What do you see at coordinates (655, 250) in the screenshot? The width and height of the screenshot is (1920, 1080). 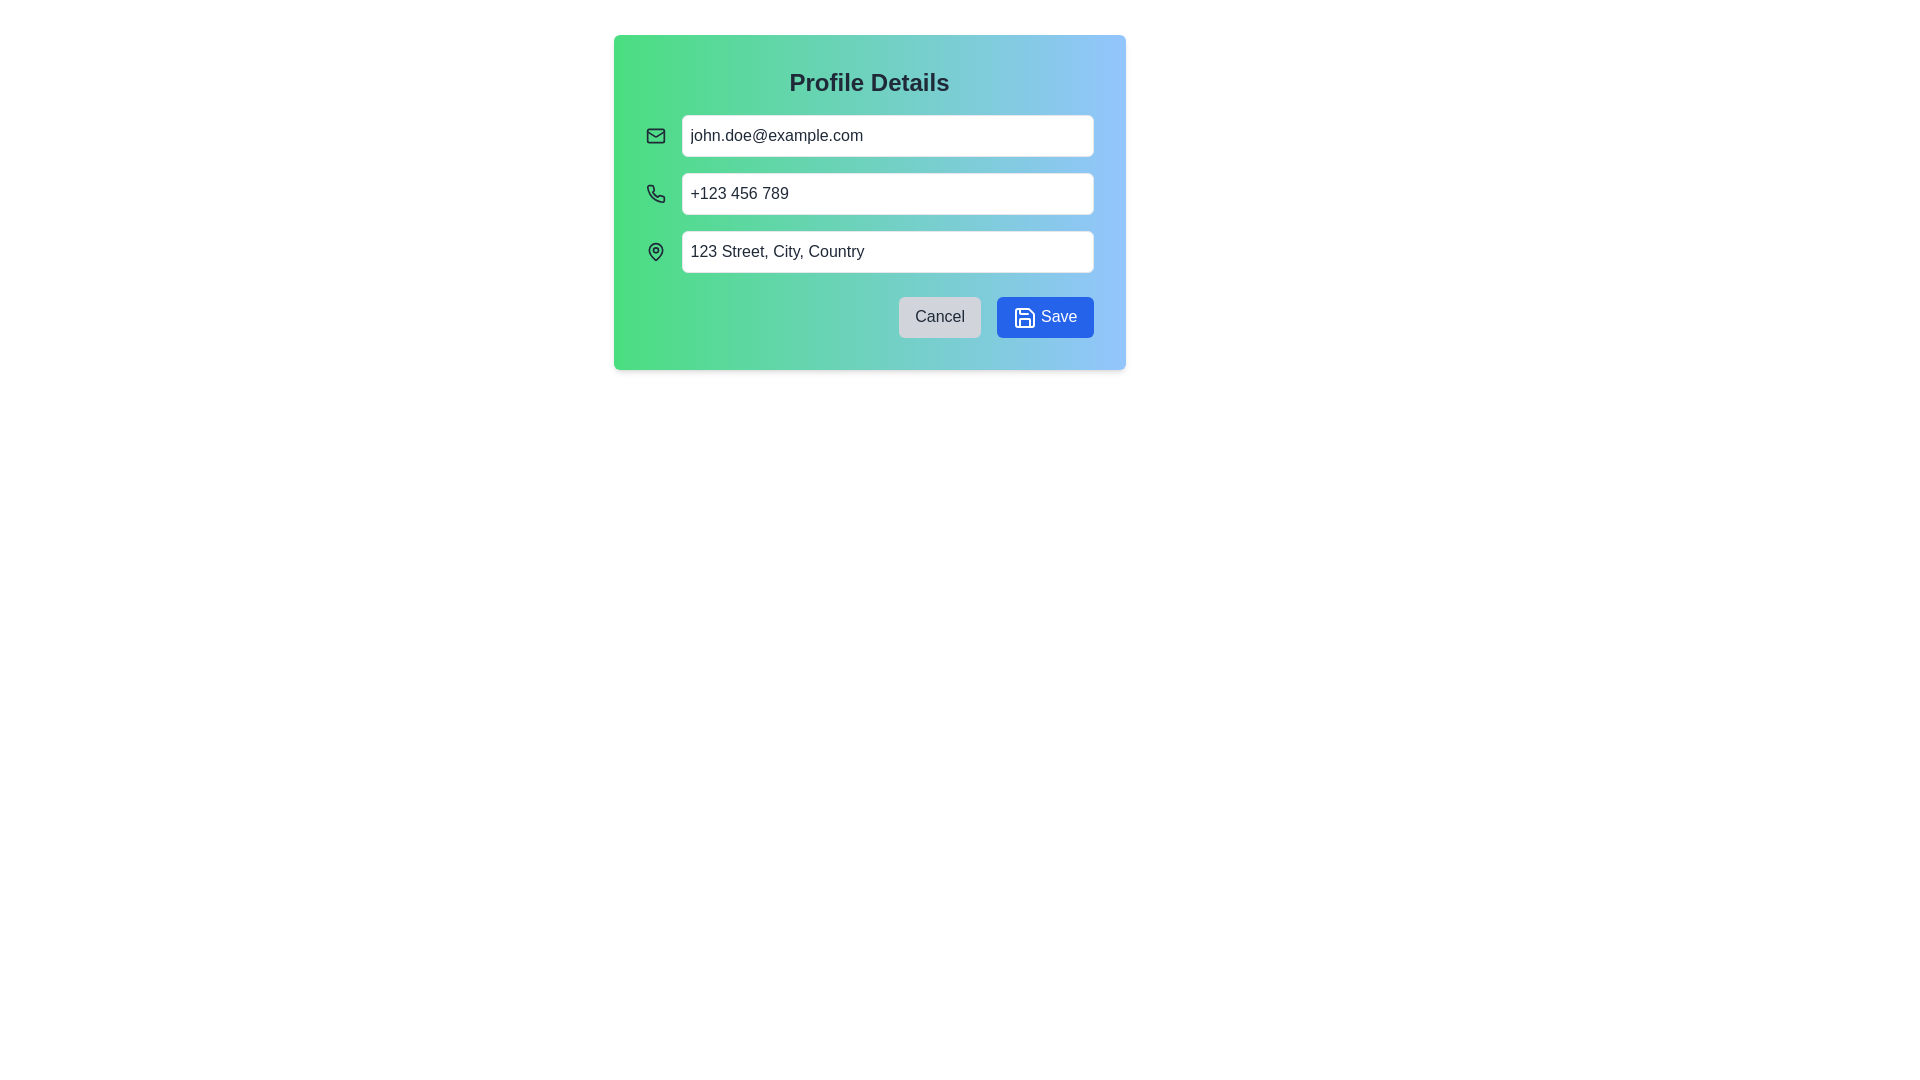 I see `the SVG map pin icon, which is the leftmost item in the layout next to the address input field` at bounding box center [655, 250].